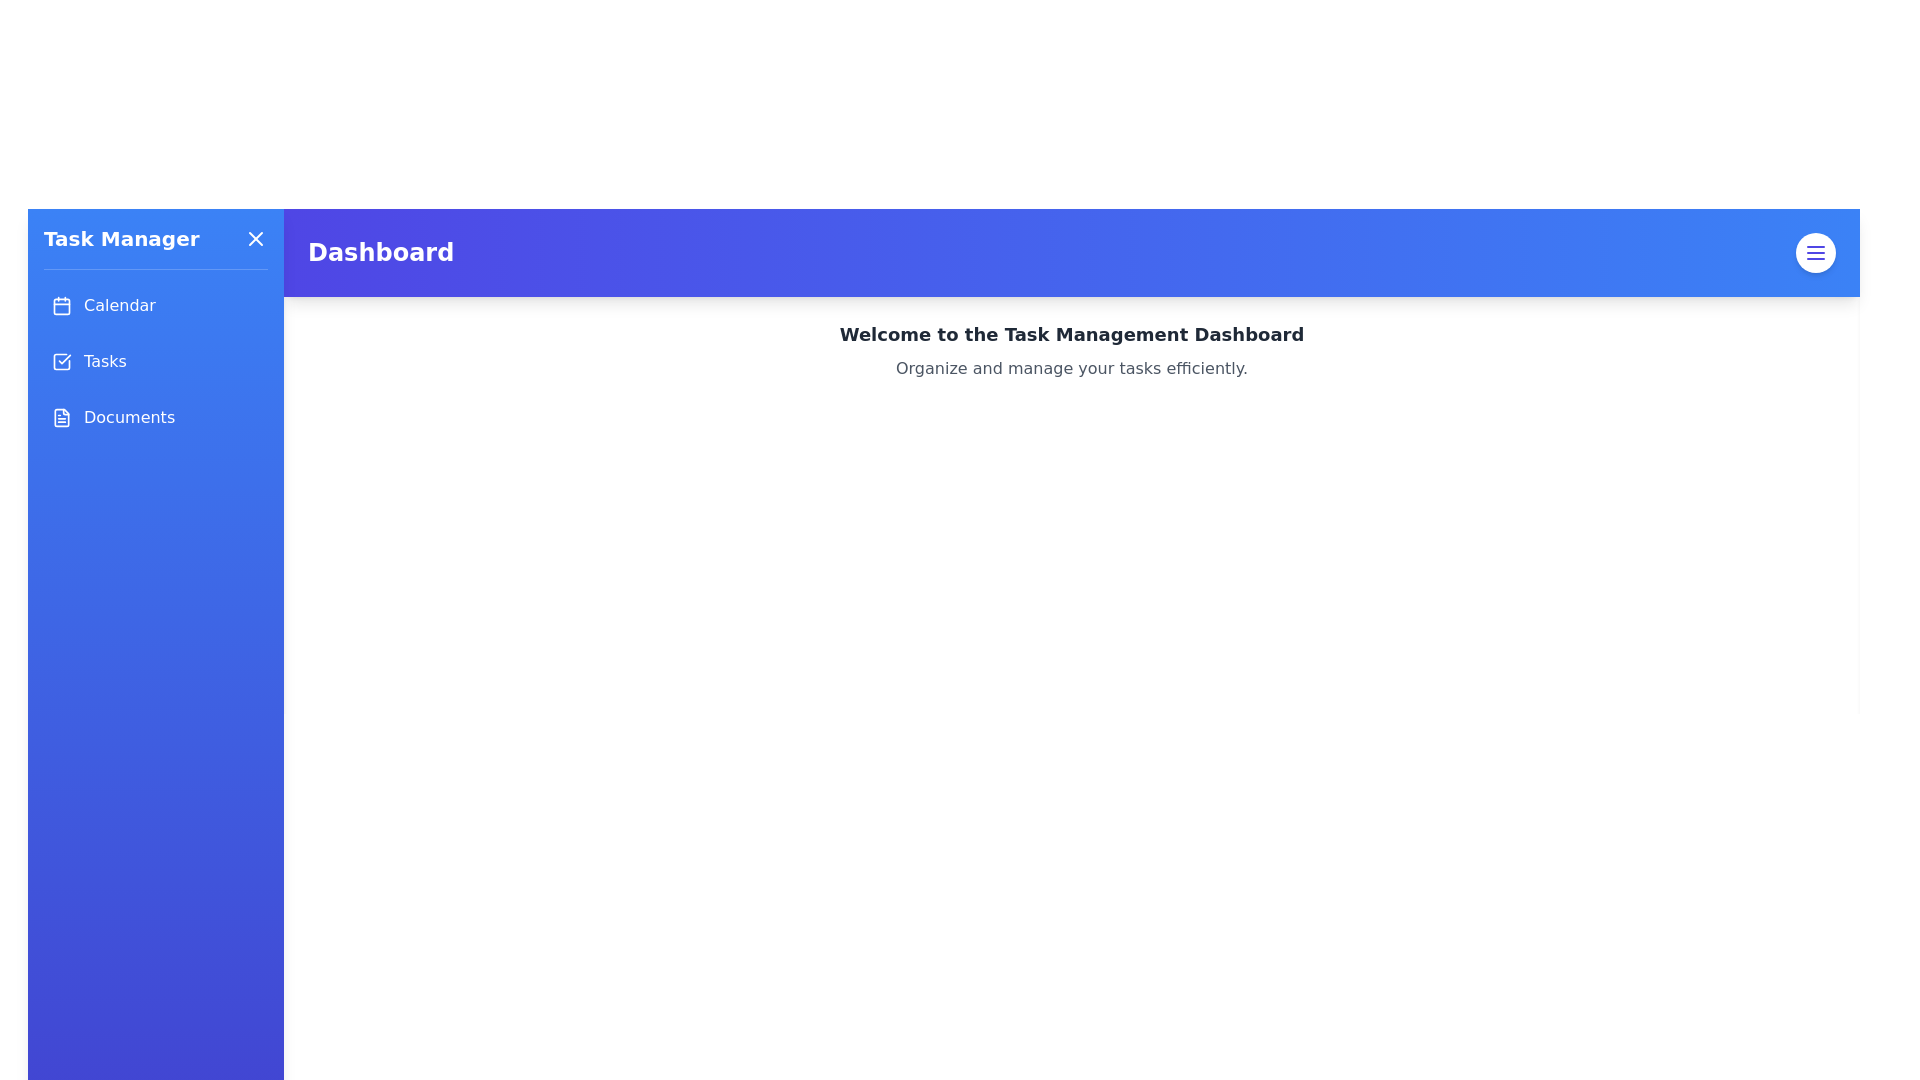  Describe the element at coordinates (155, 362) in the screenshot. I see `the second option 'Tasks' in the vertical navigation menu located in the left sidebar` at that location.